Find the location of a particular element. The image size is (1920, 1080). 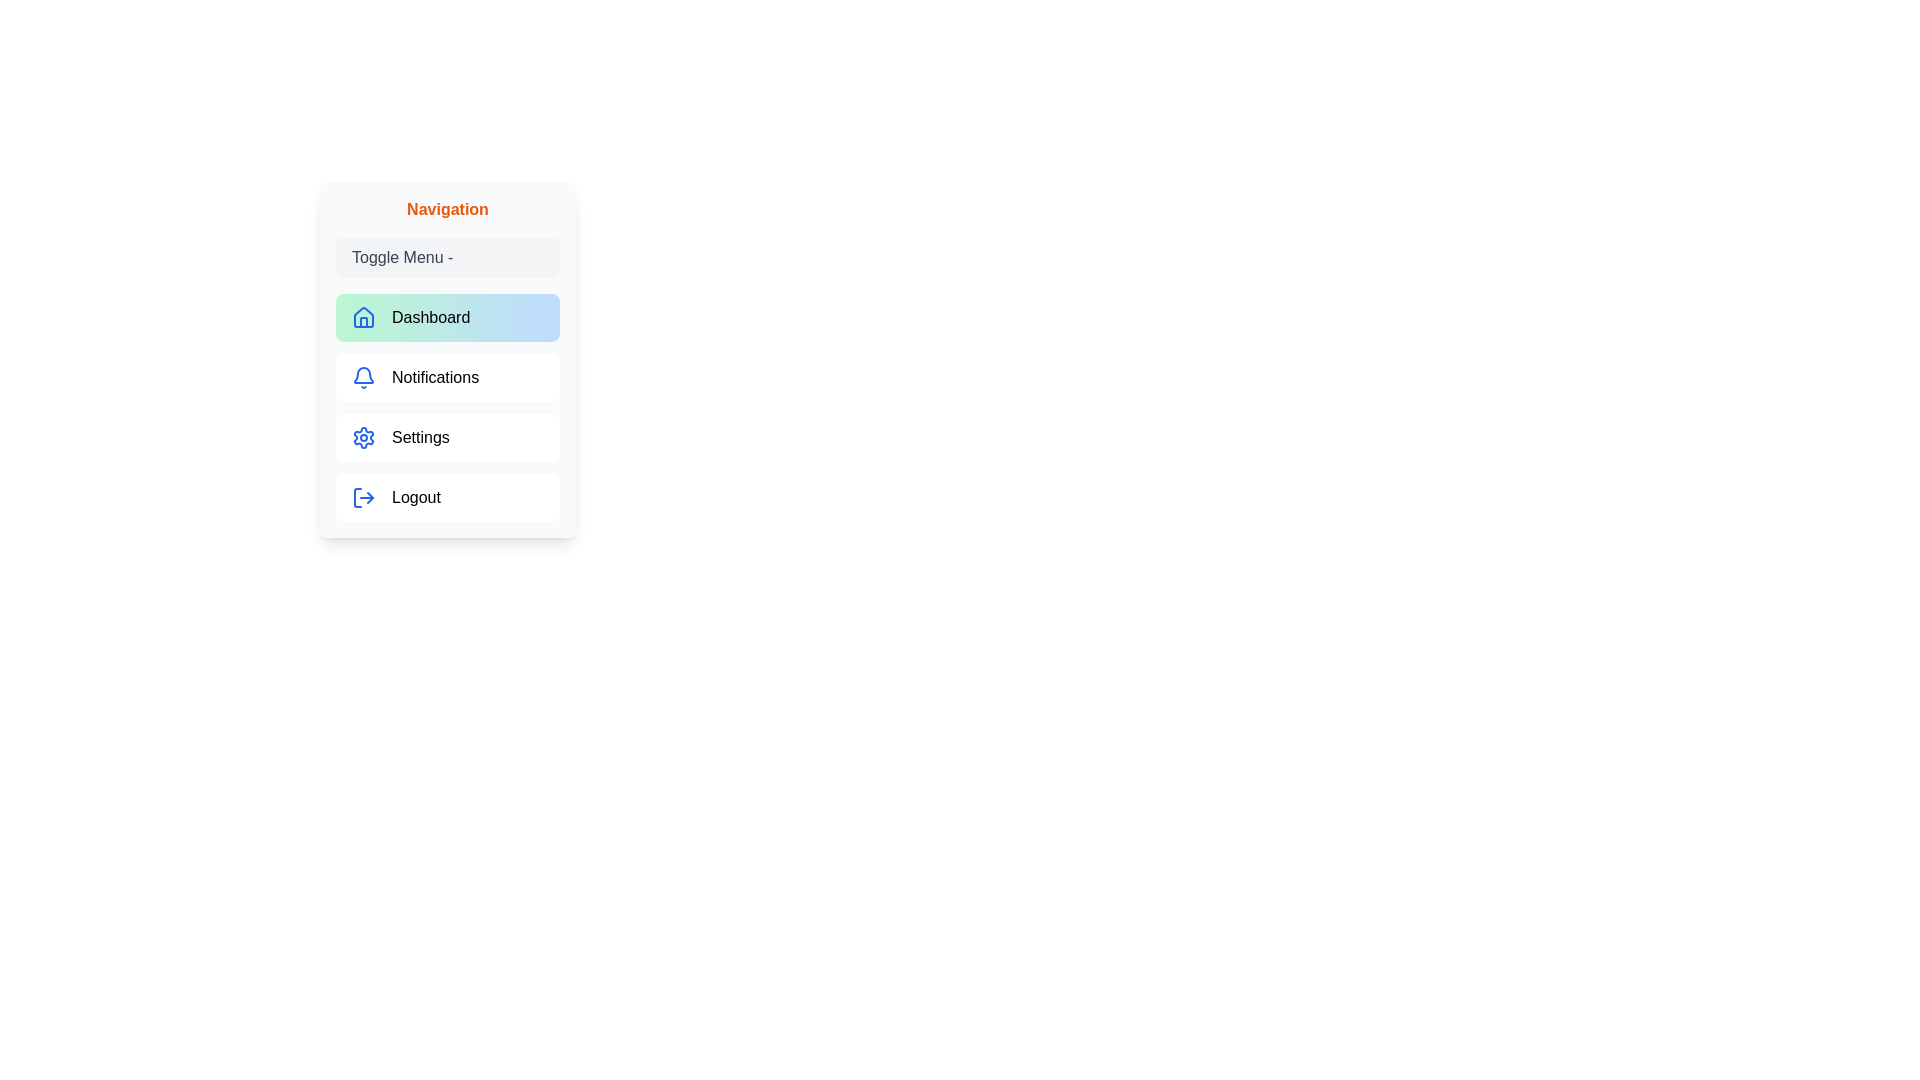

the navigation item Notifications from the menu is located at coordinates (446, 378).